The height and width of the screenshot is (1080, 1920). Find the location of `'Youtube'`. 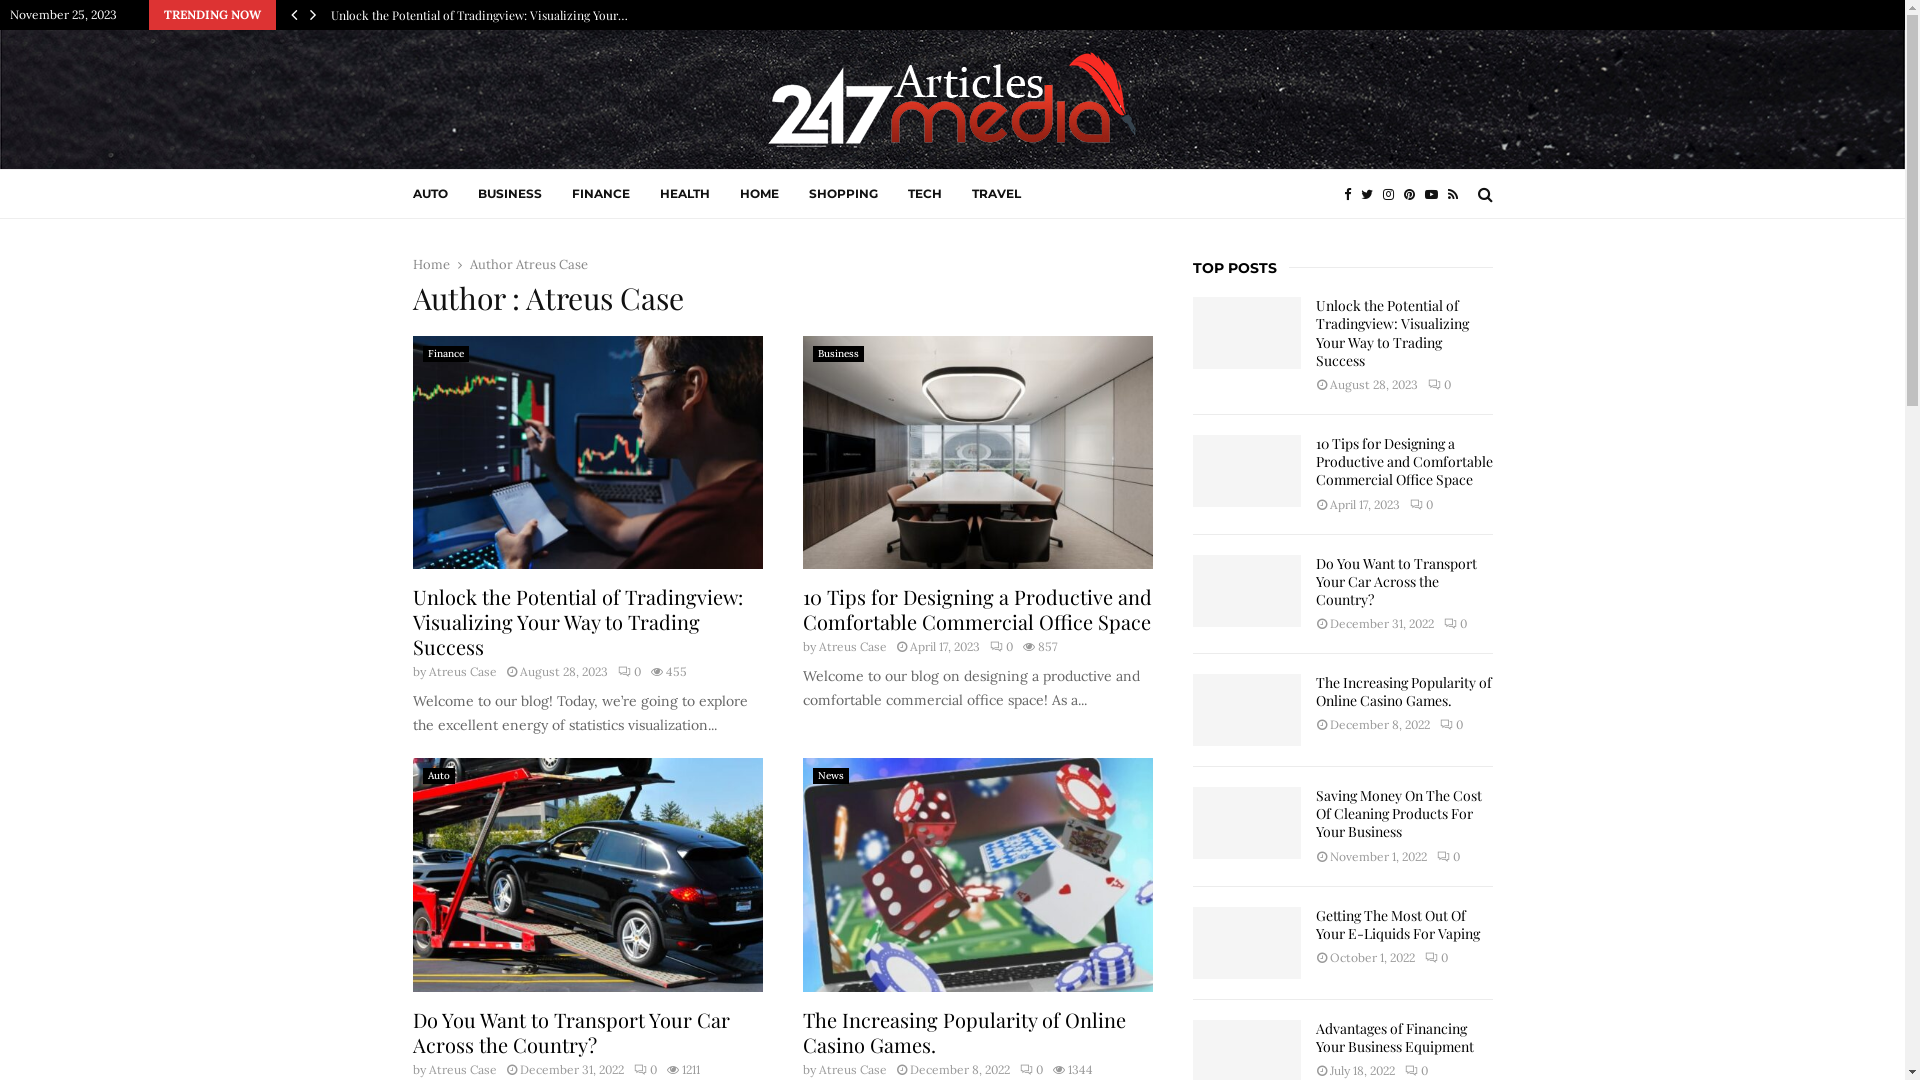

'Youtube' is located at coordinates (1434, 194).